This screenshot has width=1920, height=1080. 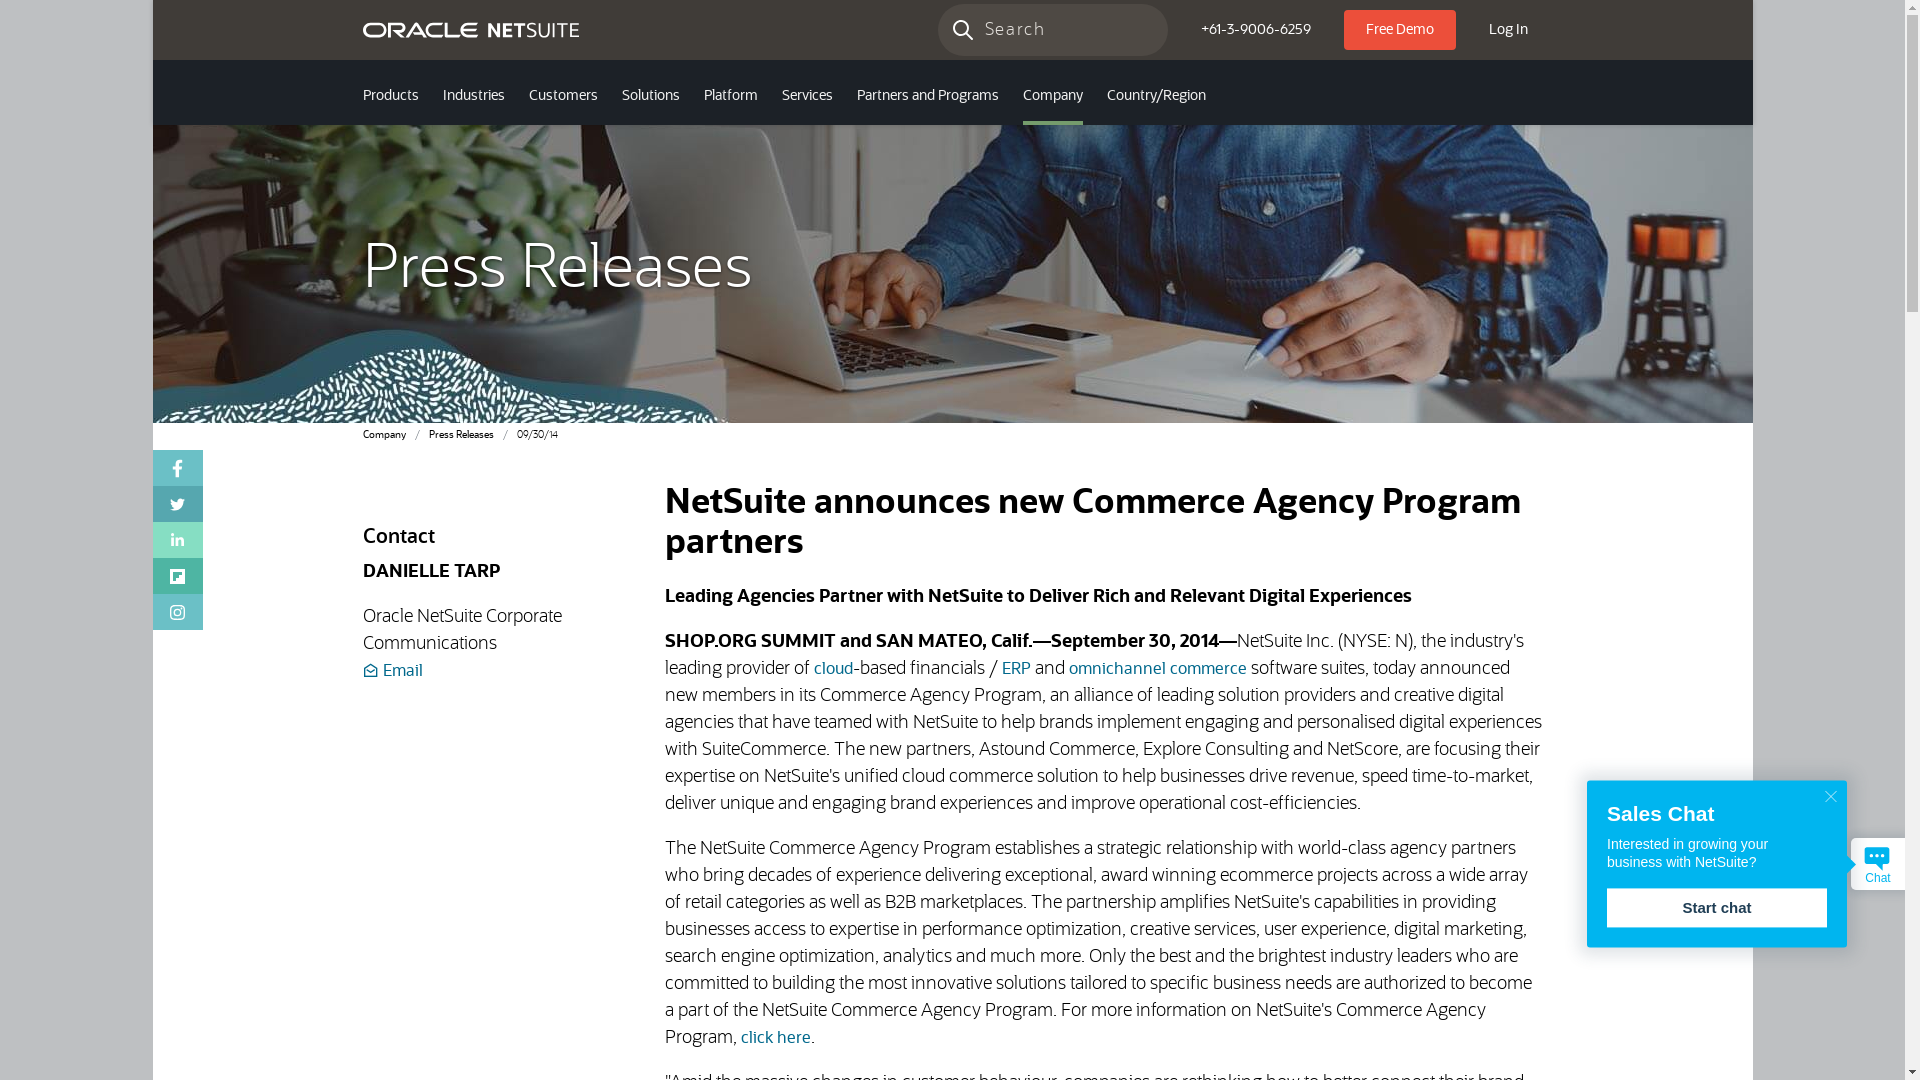 I want to click on 'Company', so click(x=383, y=434).